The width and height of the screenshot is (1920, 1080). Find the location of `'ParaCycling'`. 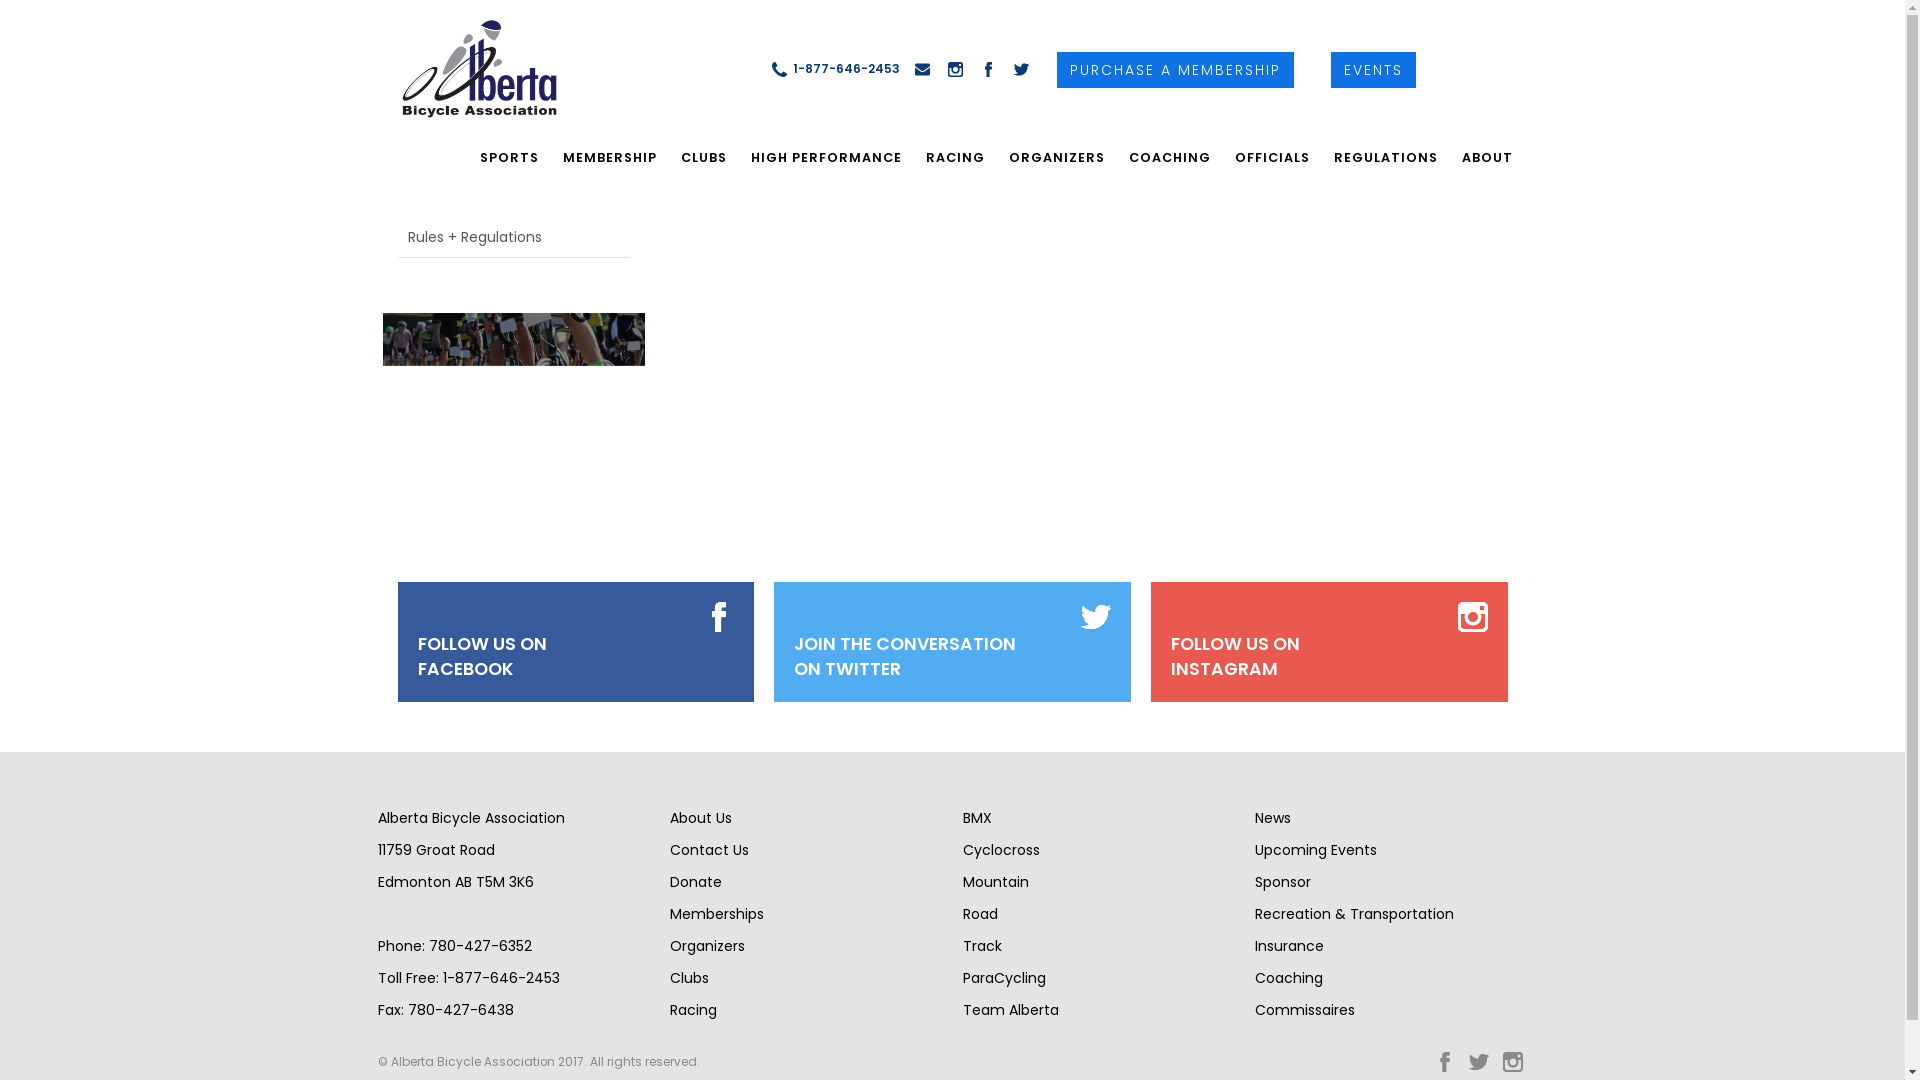

'ParaCycling' is located at coordinates (961, 977).